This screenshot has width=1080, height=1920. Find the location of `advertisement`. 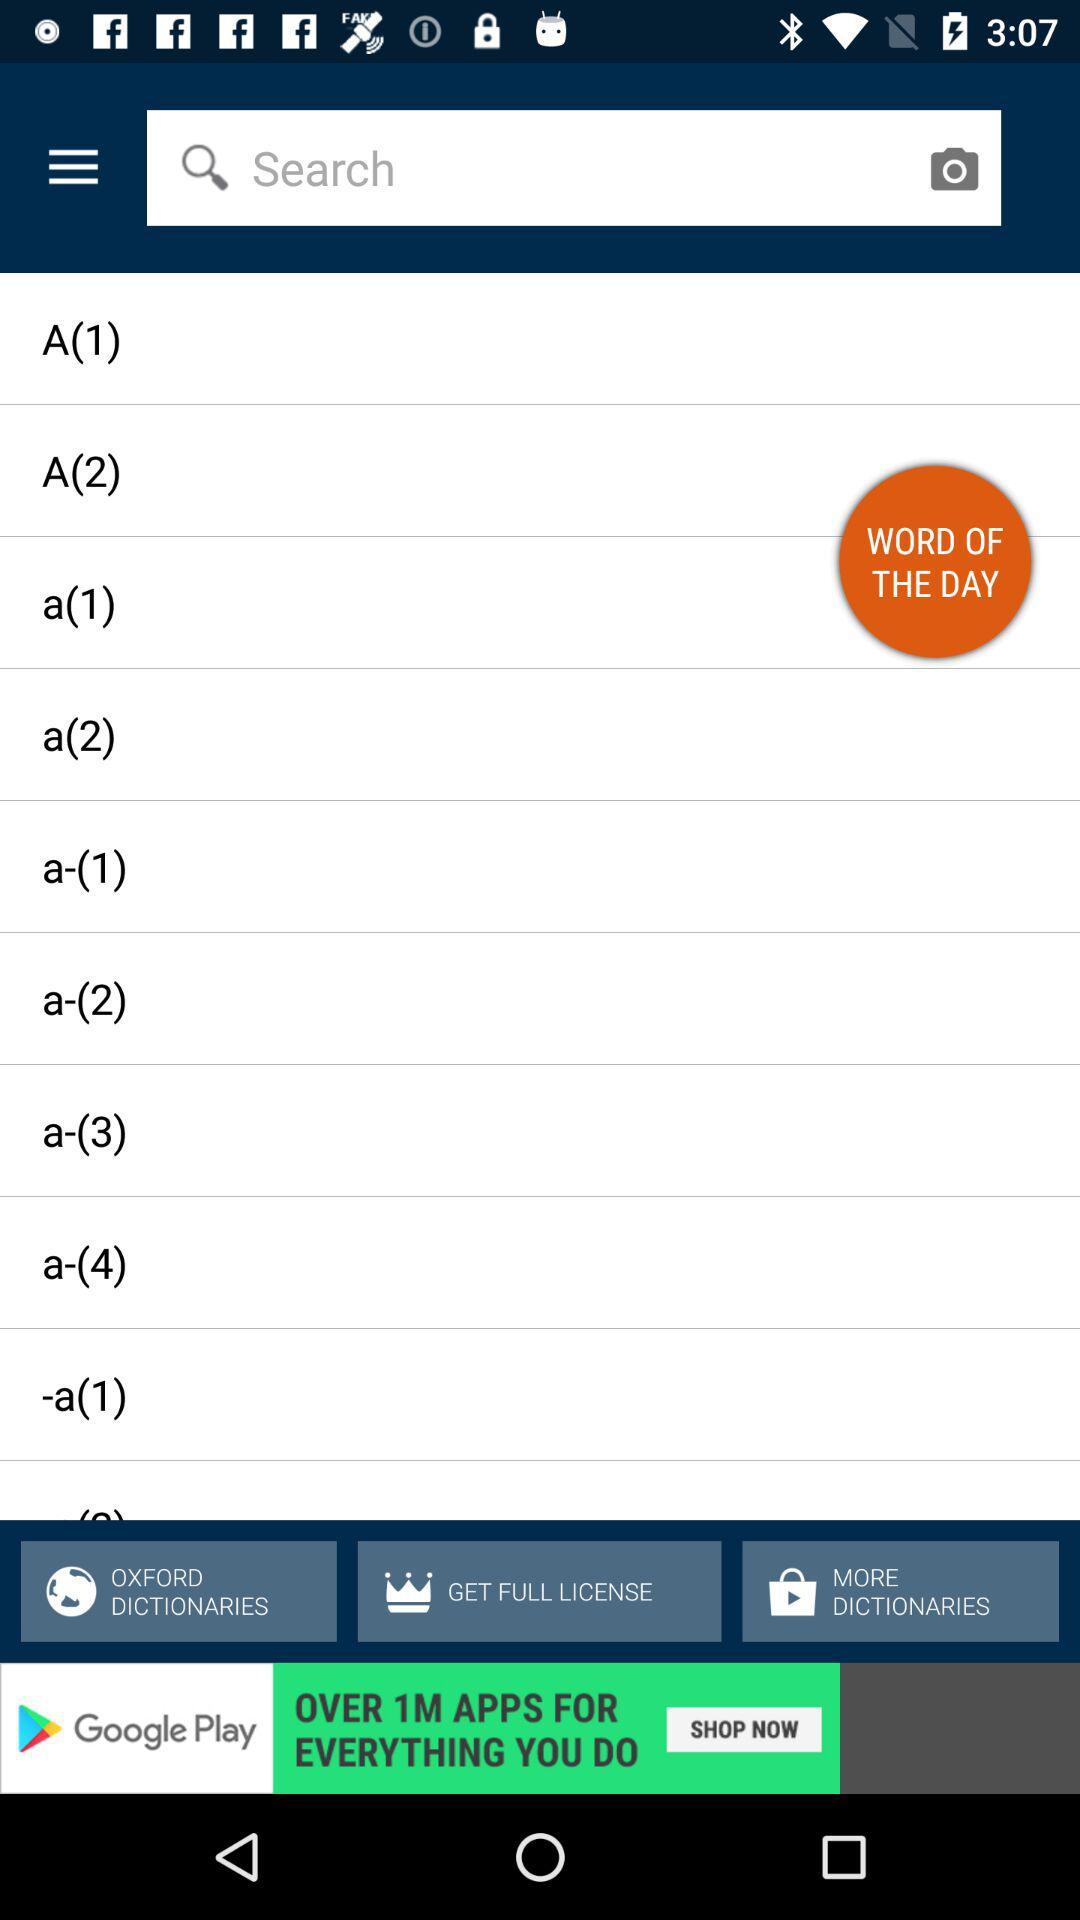

advertisement is located at coordinates (540, 1727).